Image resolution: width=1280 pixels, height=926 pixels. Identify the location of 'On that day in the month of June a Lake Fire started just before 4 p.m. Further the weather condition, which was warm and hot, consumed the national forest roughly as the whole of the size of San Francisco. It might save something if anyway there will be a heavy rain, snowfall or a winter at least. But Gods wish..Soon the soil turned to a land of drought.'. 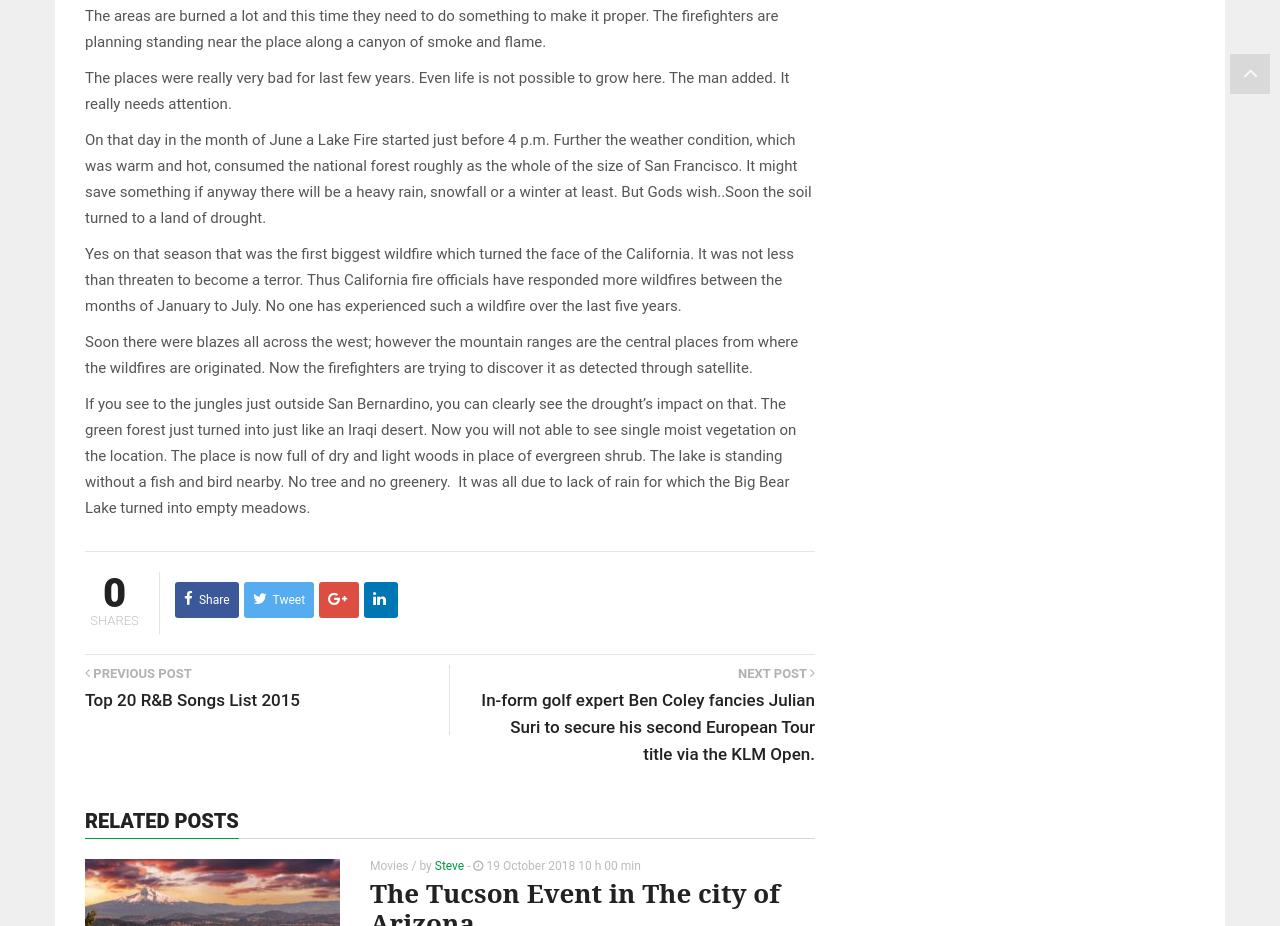
(447, 177).